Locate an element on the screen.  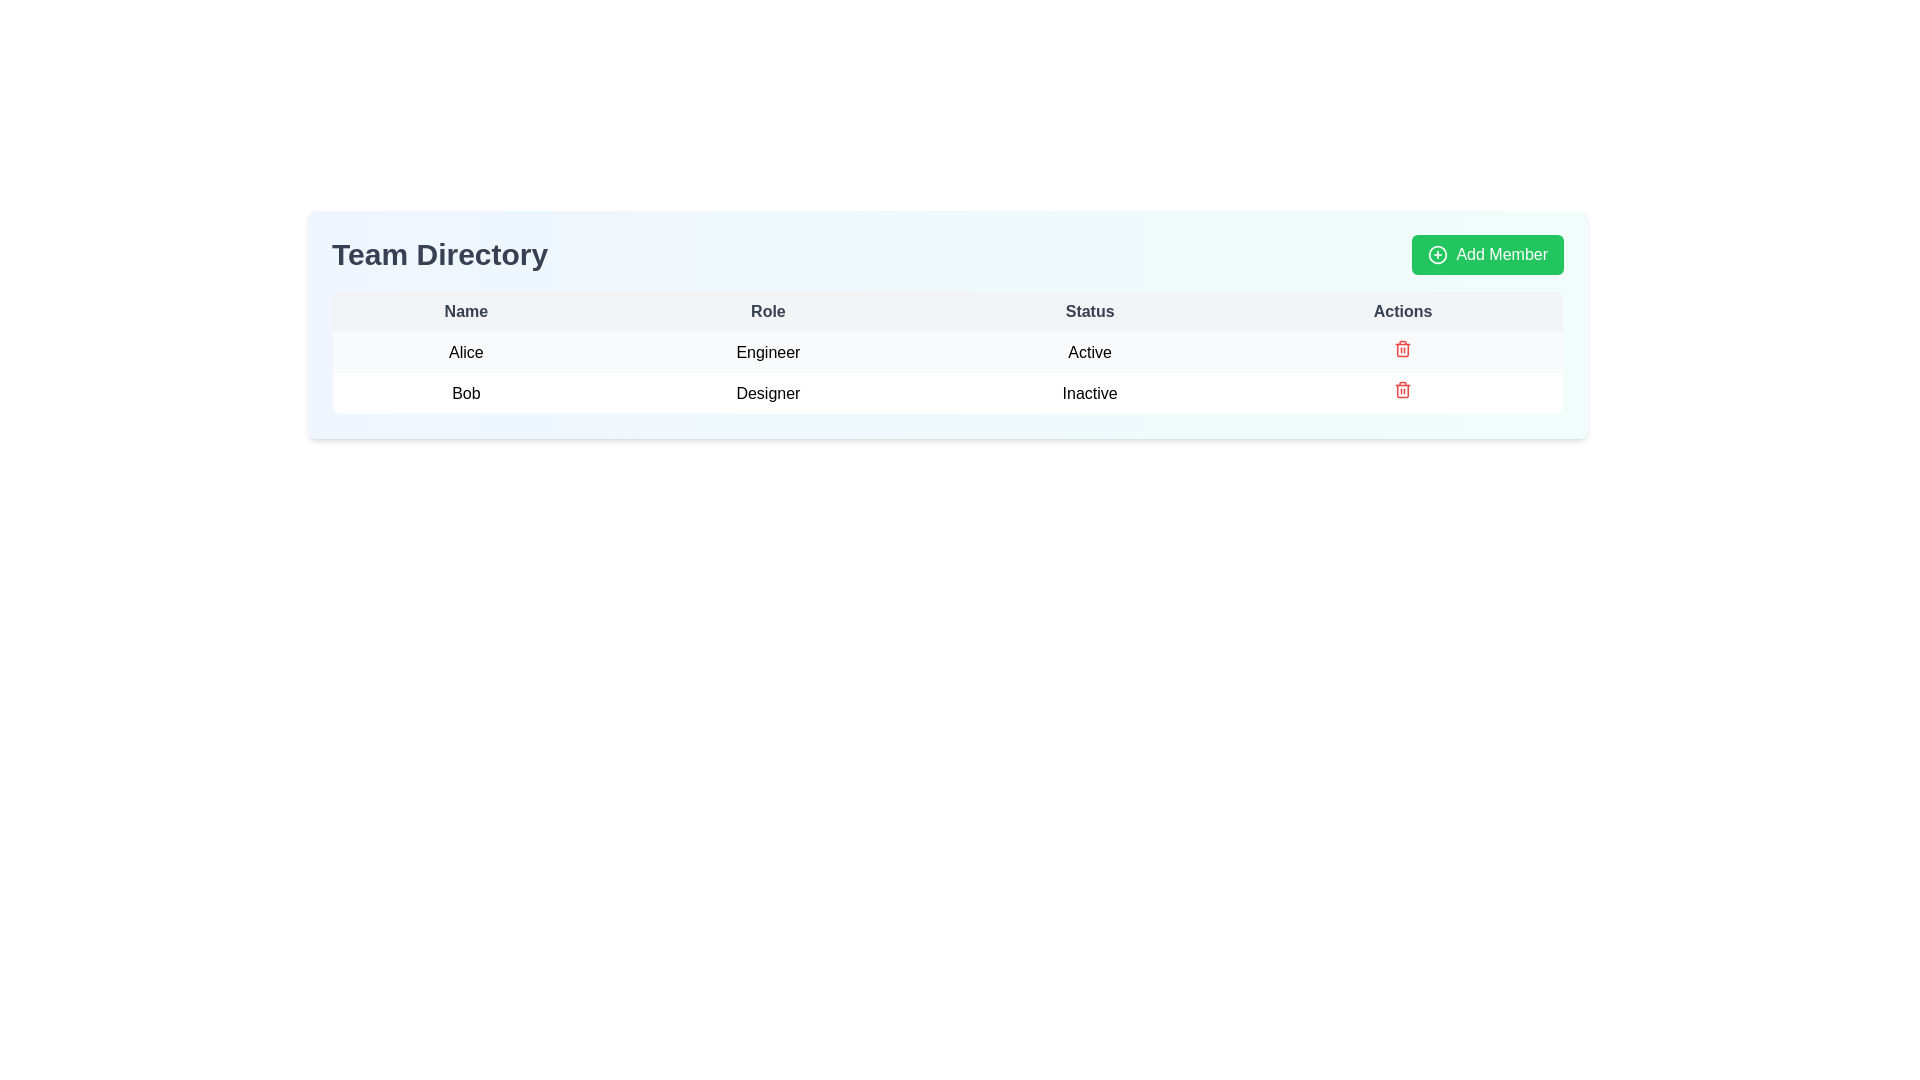
the 'Role' text label in the Team Directory table header, which is the second header between 'Name' and 'Status' is located at coordinates (767, 311).